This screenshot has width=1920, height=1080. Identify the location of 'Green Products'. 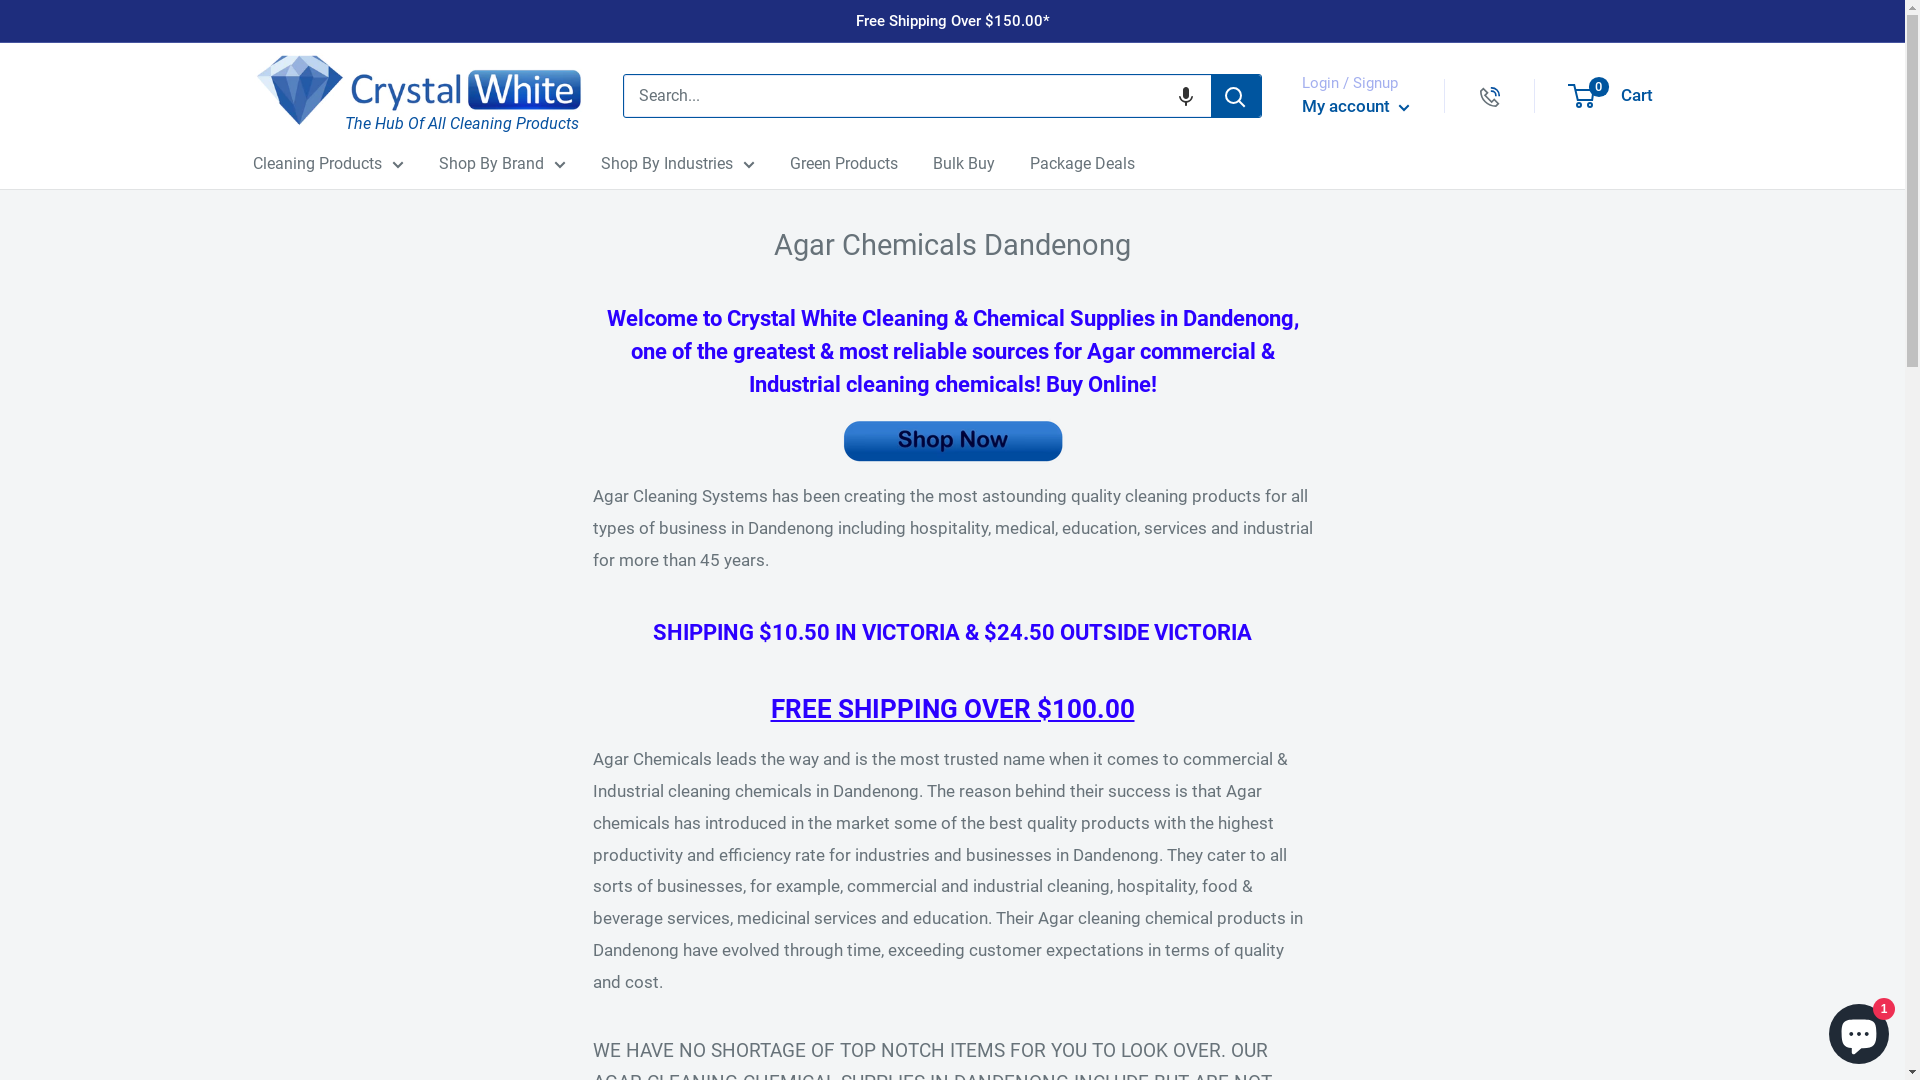
(844, 163).